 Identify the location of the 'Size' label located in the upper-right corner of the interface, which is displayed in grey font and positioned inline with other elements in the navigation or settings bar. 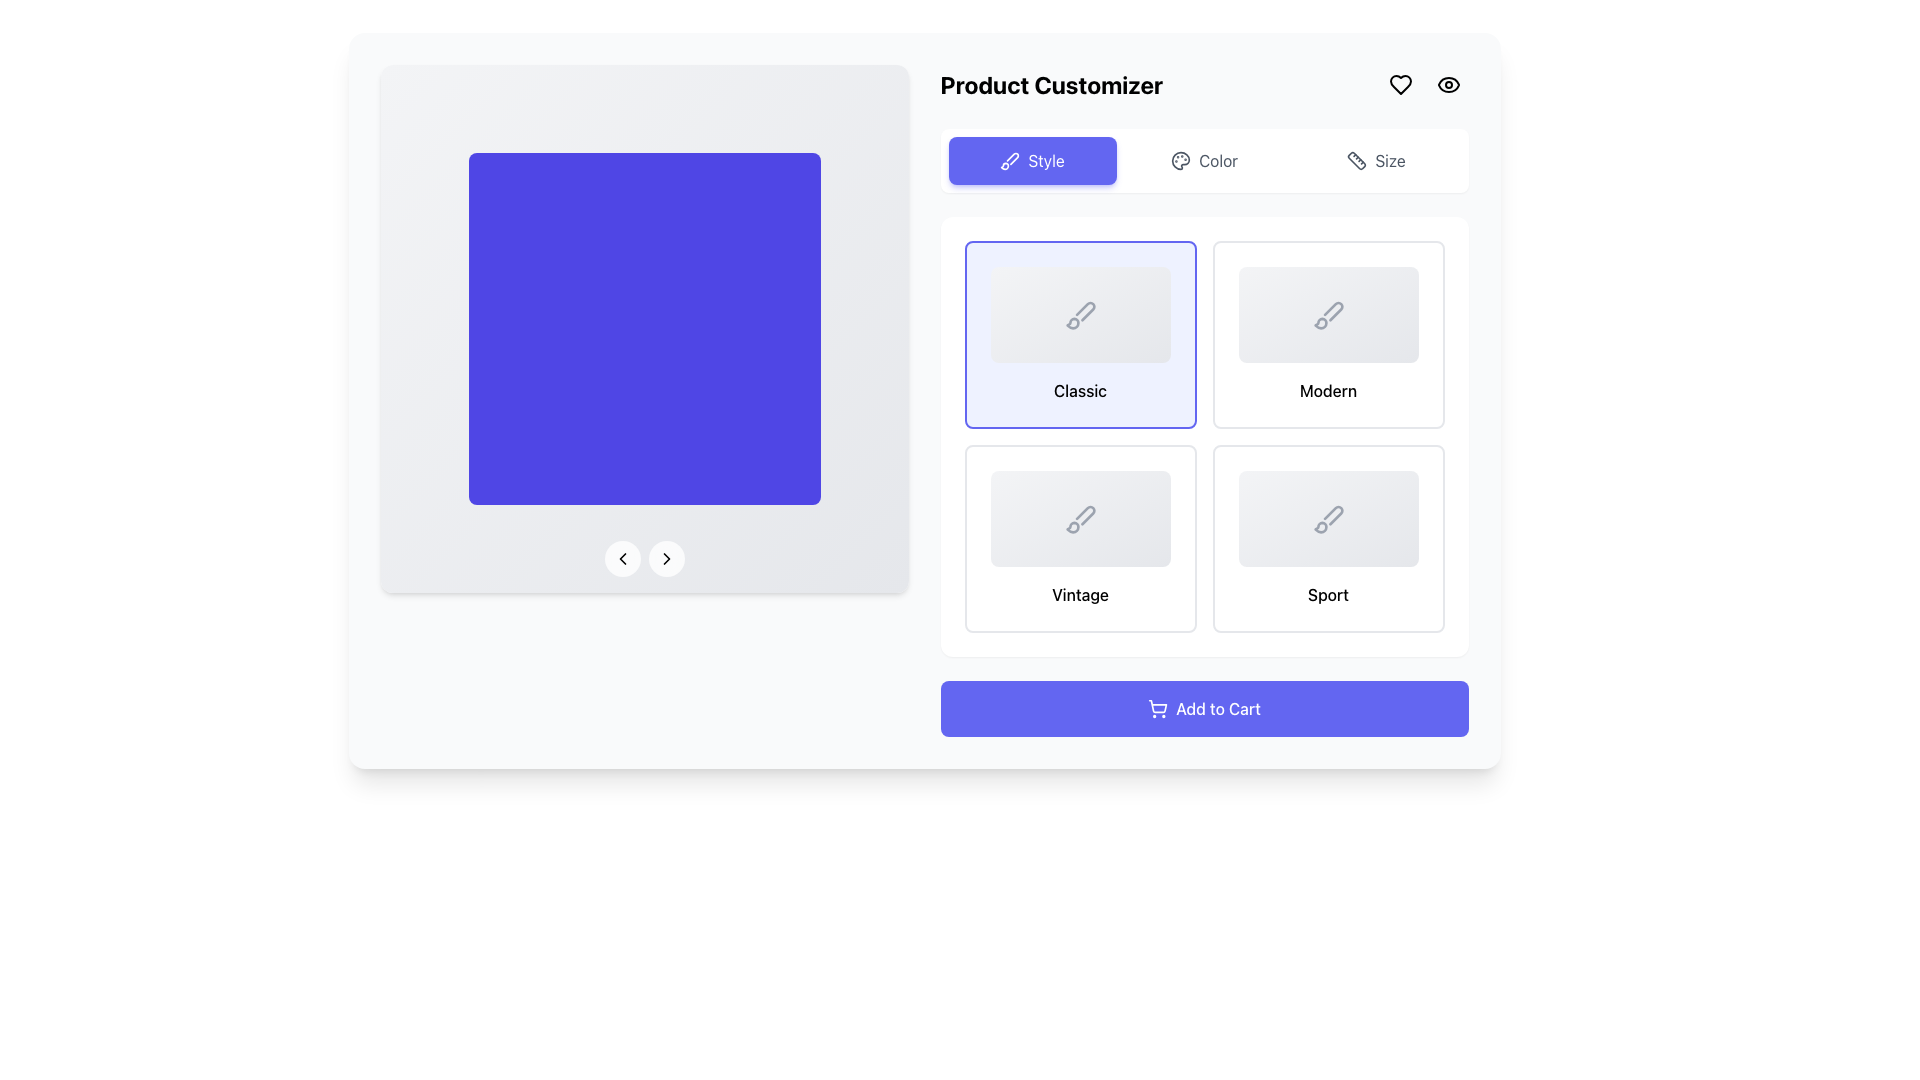
(1389, 160).